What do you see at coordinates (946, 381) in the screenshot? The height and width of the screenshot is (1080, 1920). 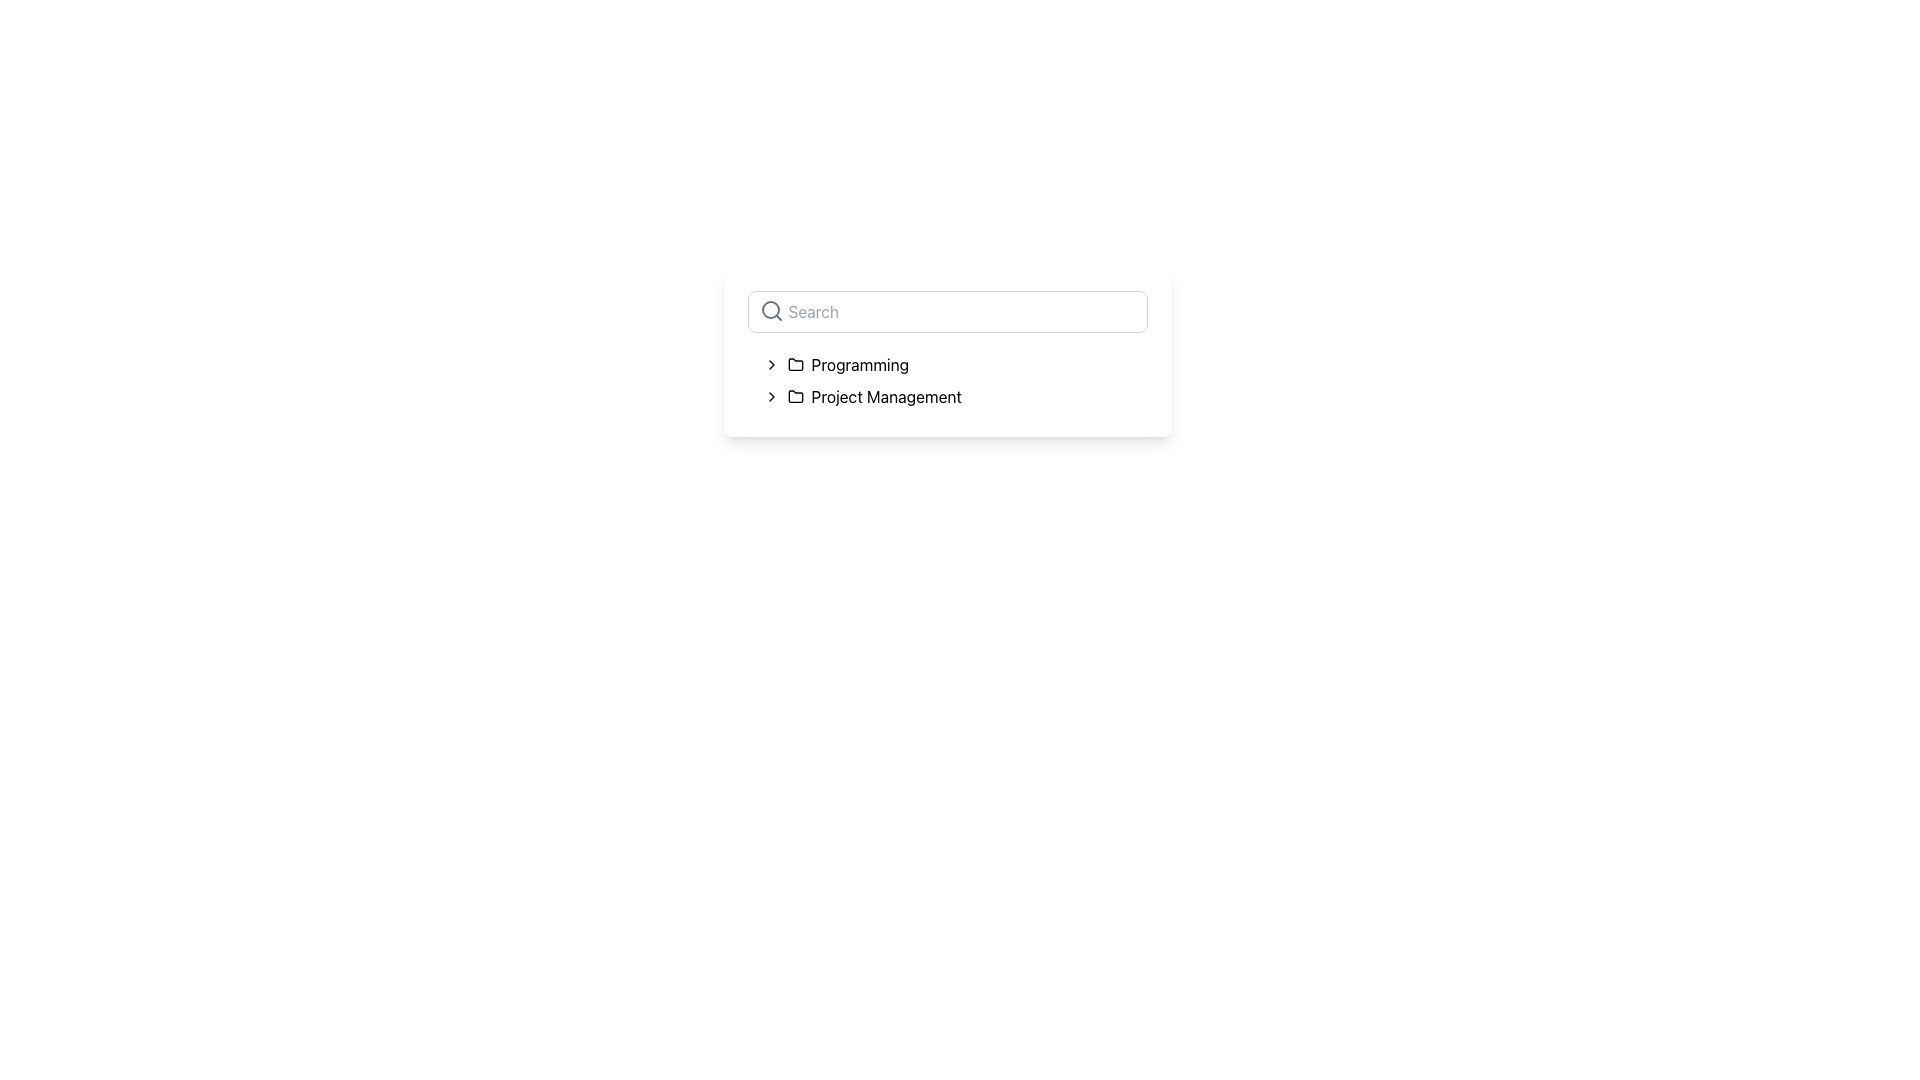 I see `the navigable list section` at bounding box center [946, 381].